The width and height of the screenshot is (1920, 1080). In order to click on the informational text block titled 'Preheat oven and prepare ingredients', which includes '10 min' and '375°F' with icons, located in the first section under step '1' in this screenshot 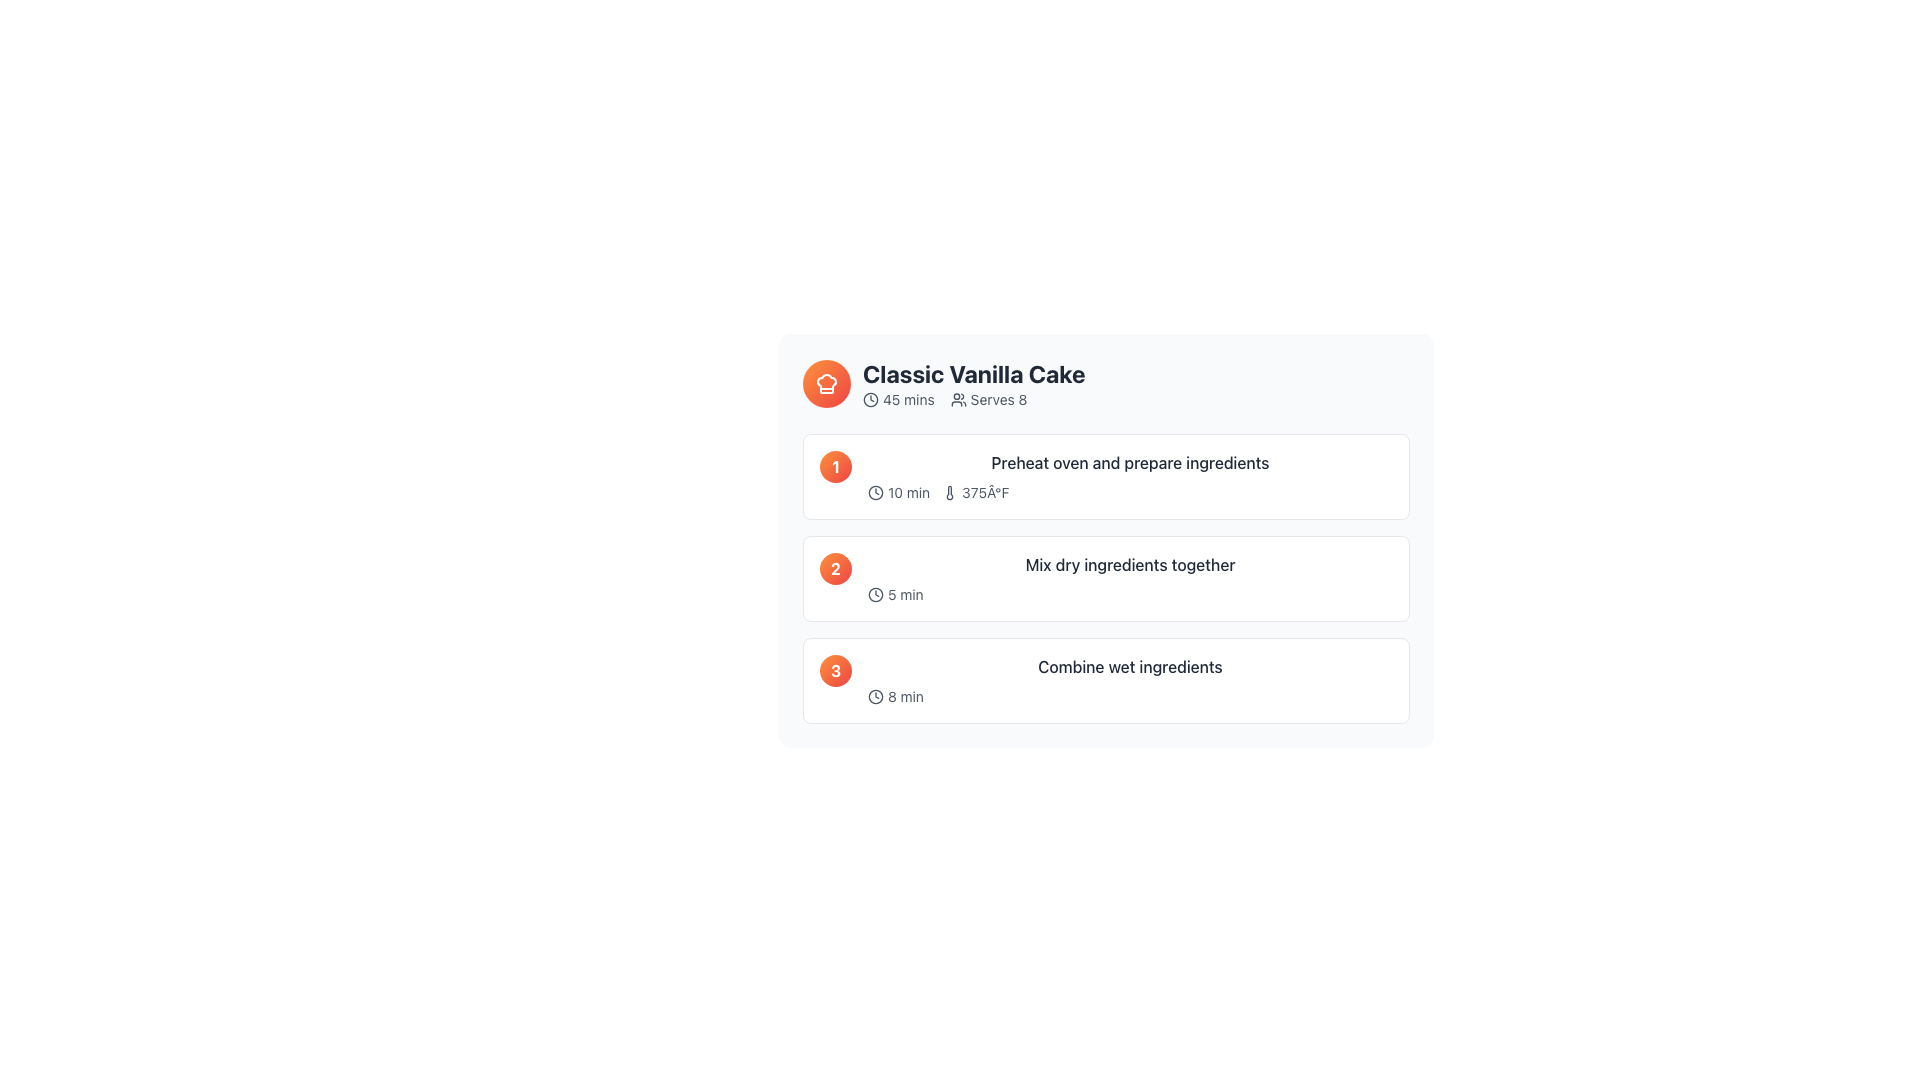, I will do `click(1130, 477)`.